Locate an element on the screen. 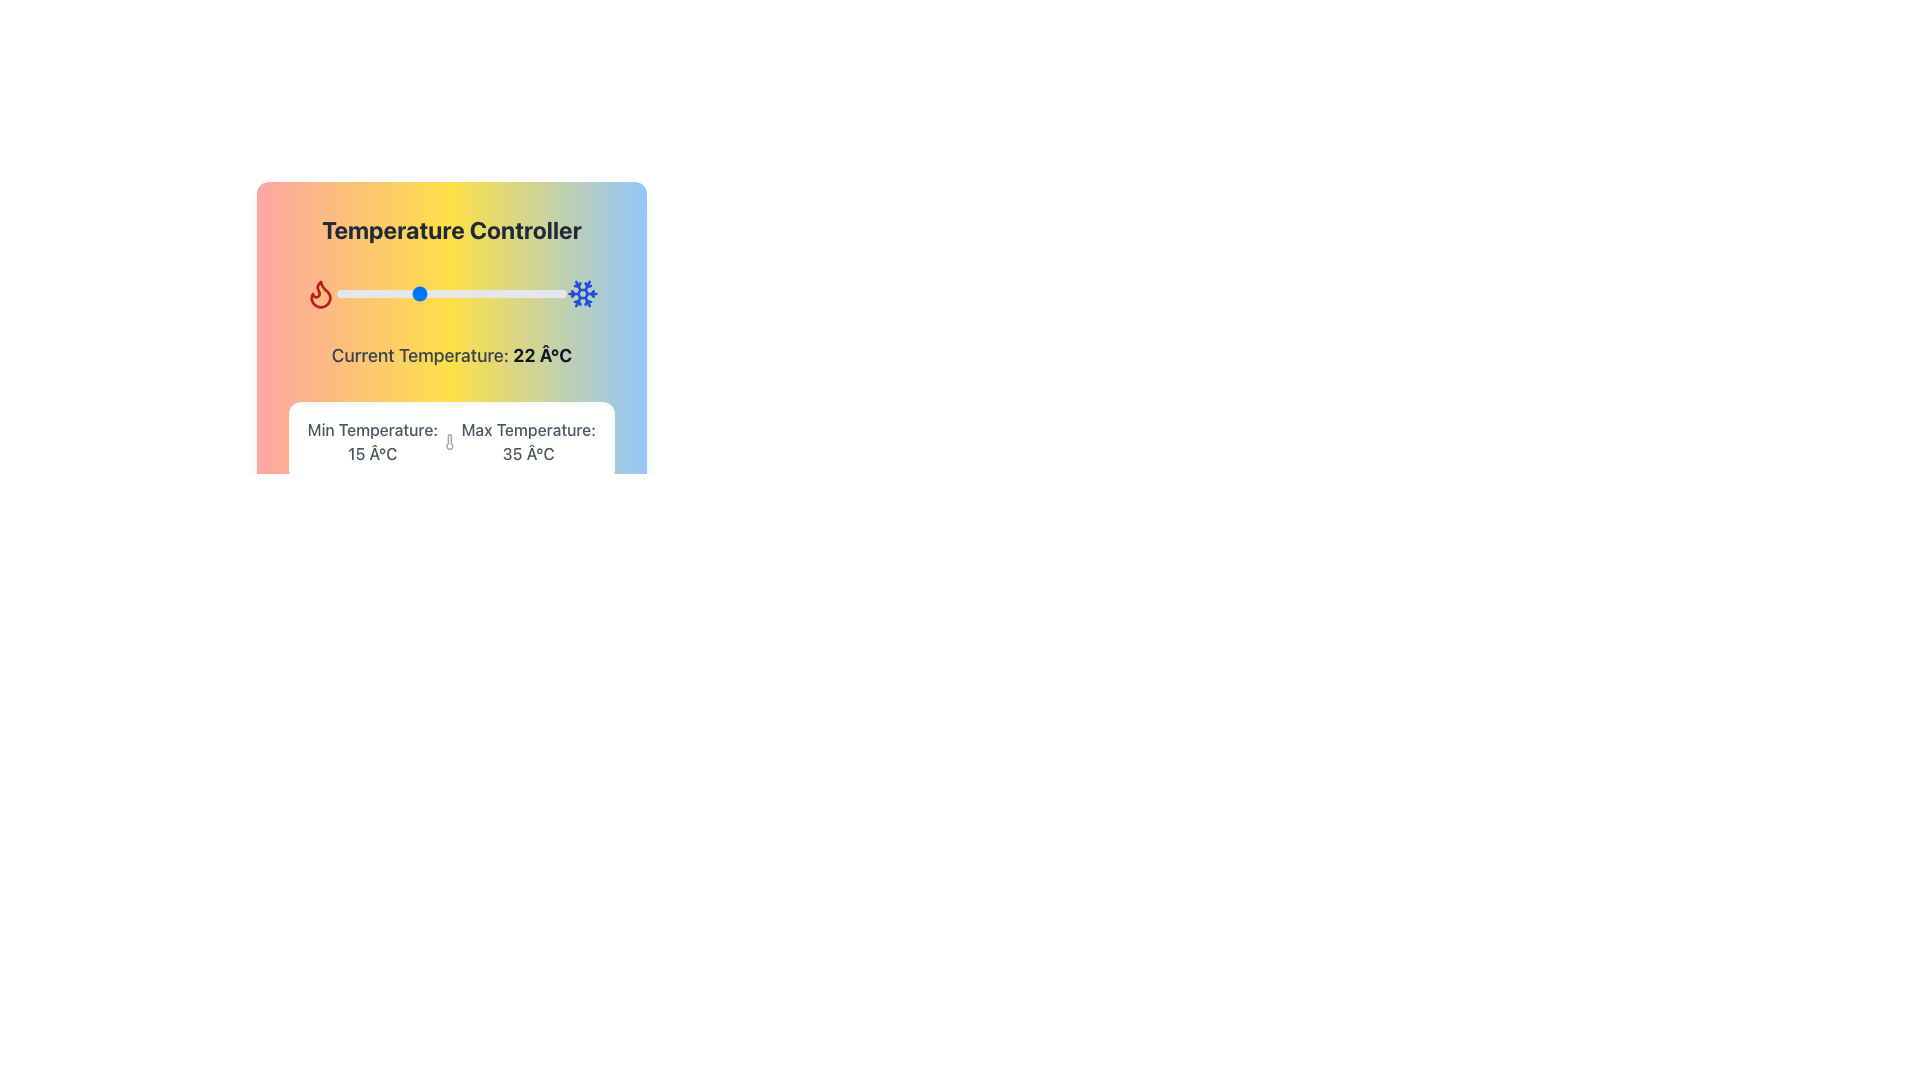  temperature is located at coordinates (348, 293).